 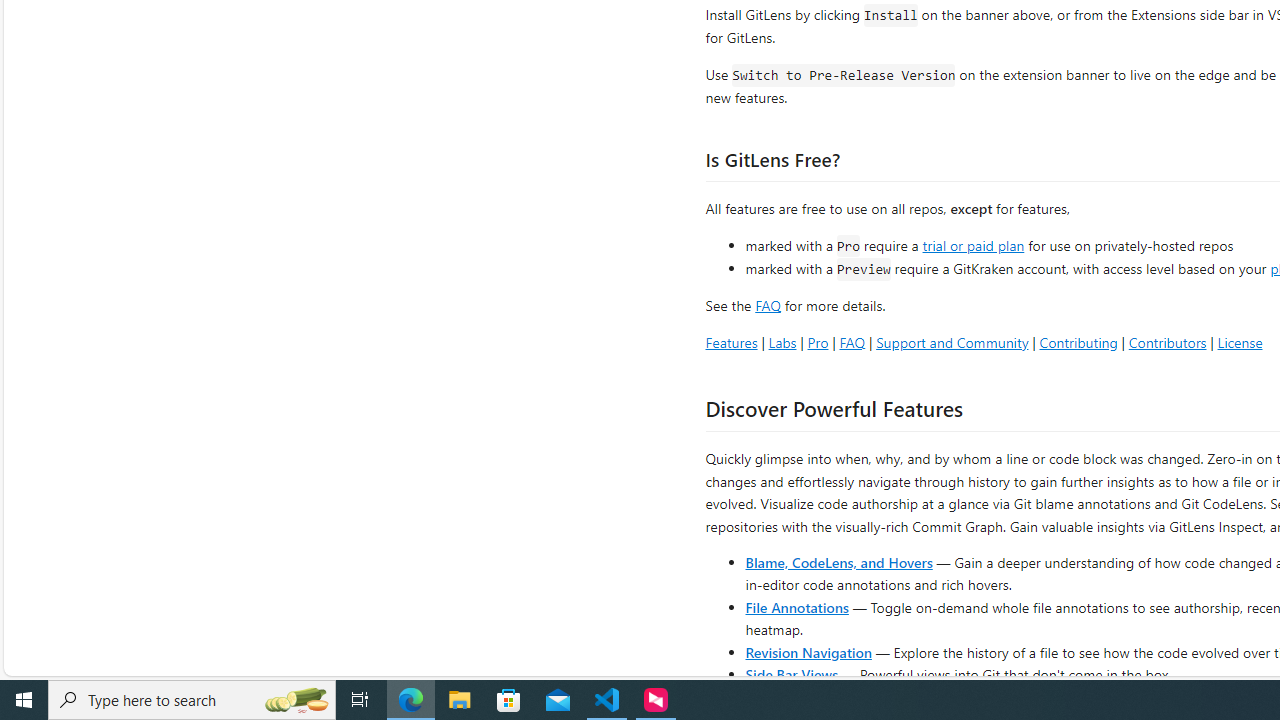 I want to click on 'Pro', so click(x=817, y=341).